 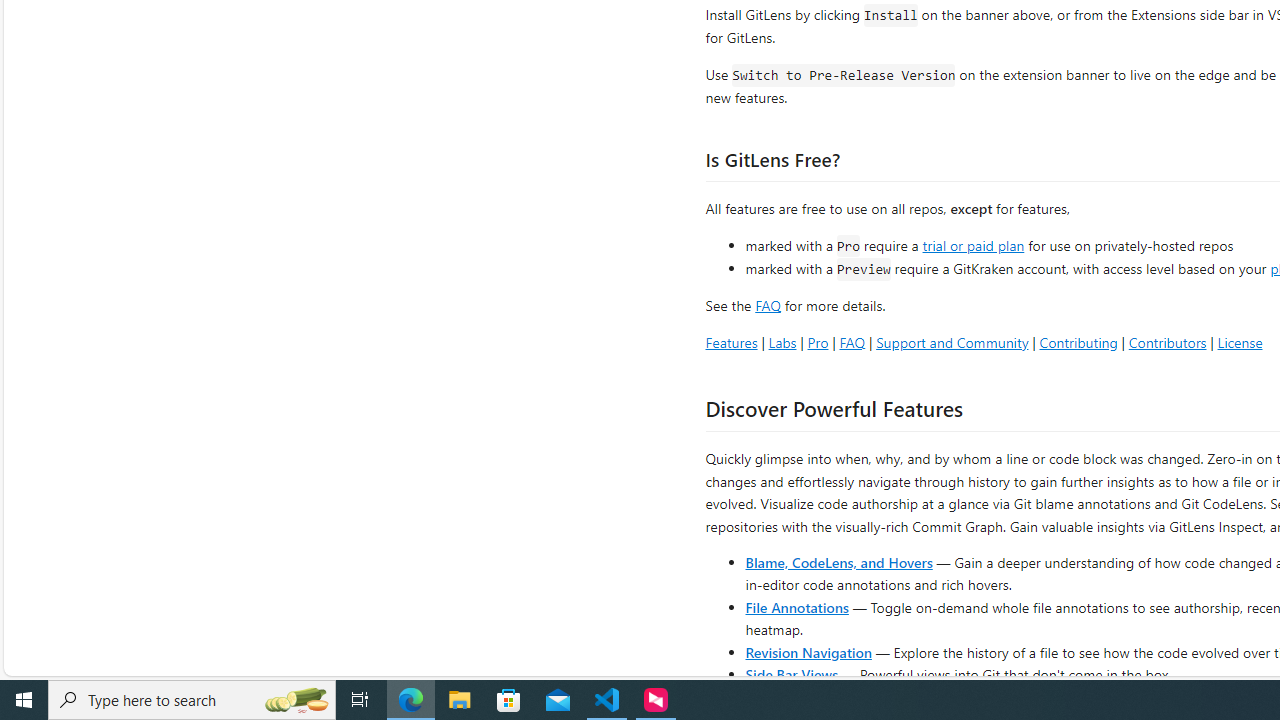 I want to click on 'Pro', so click(x=817, y=341).